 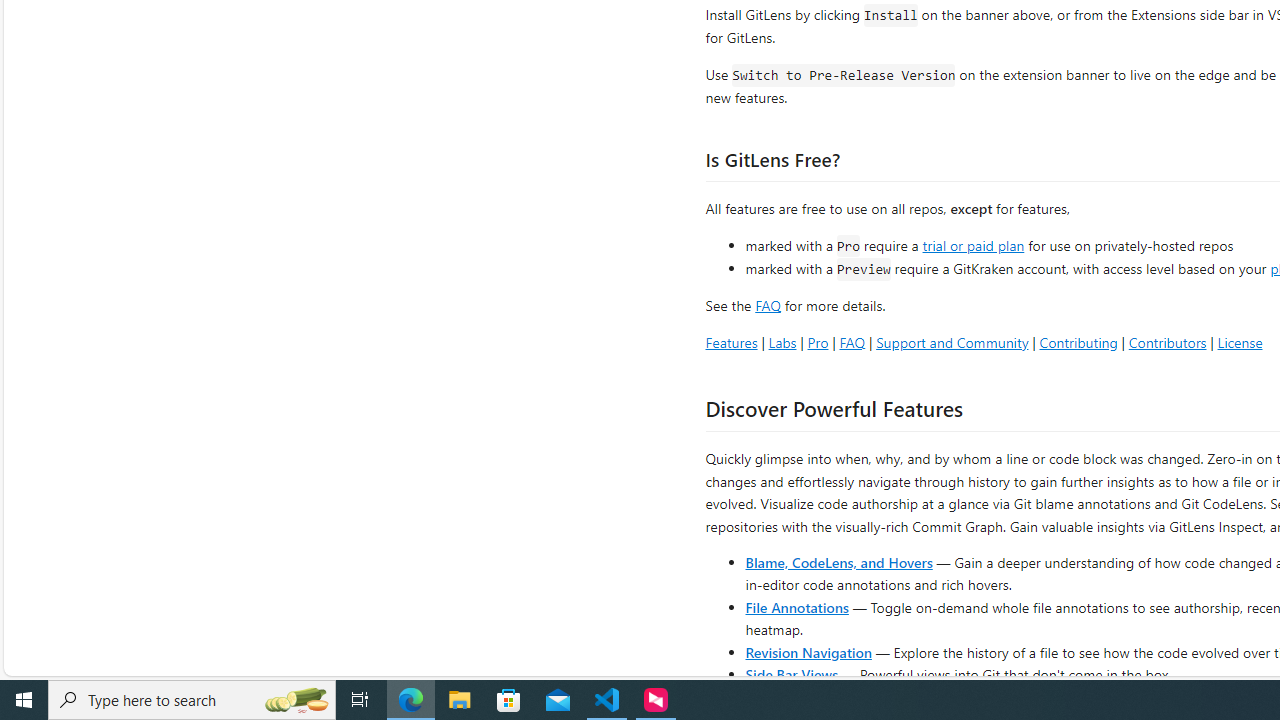 I want to click on 'Pro', so click(x=817, y=341).